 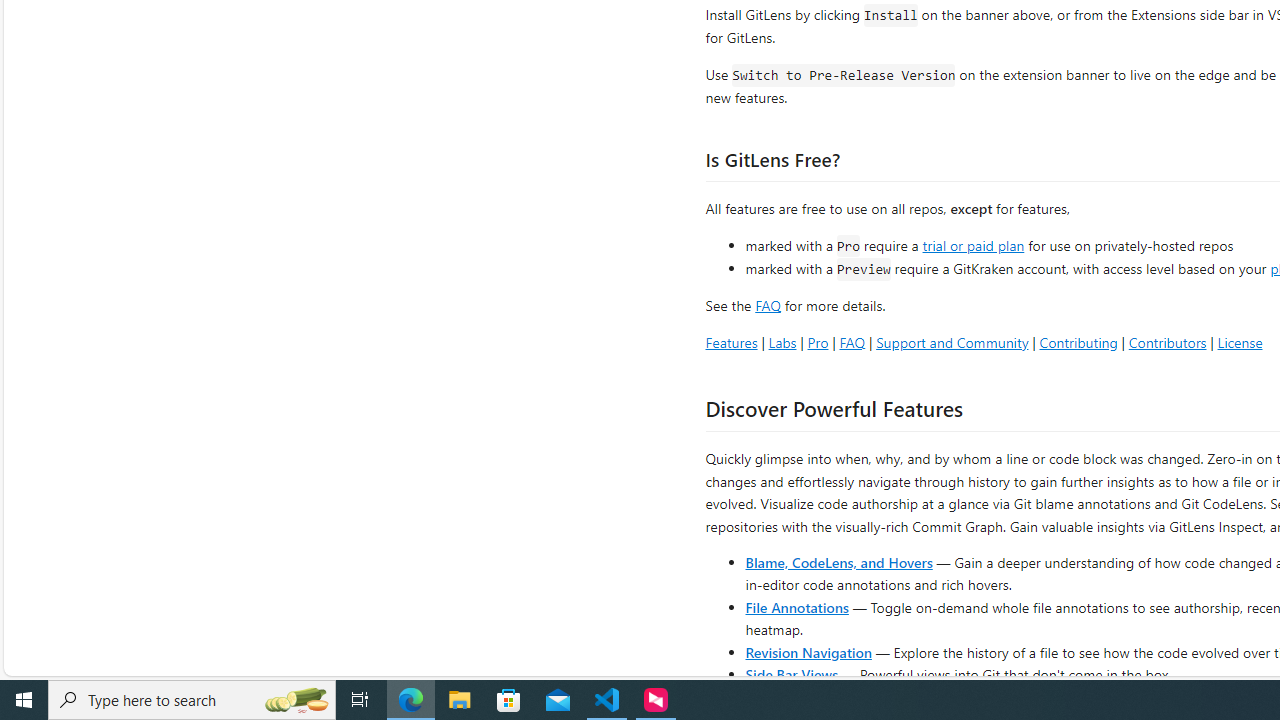 I want to click on 'Pro', so click(x=817, y=341).